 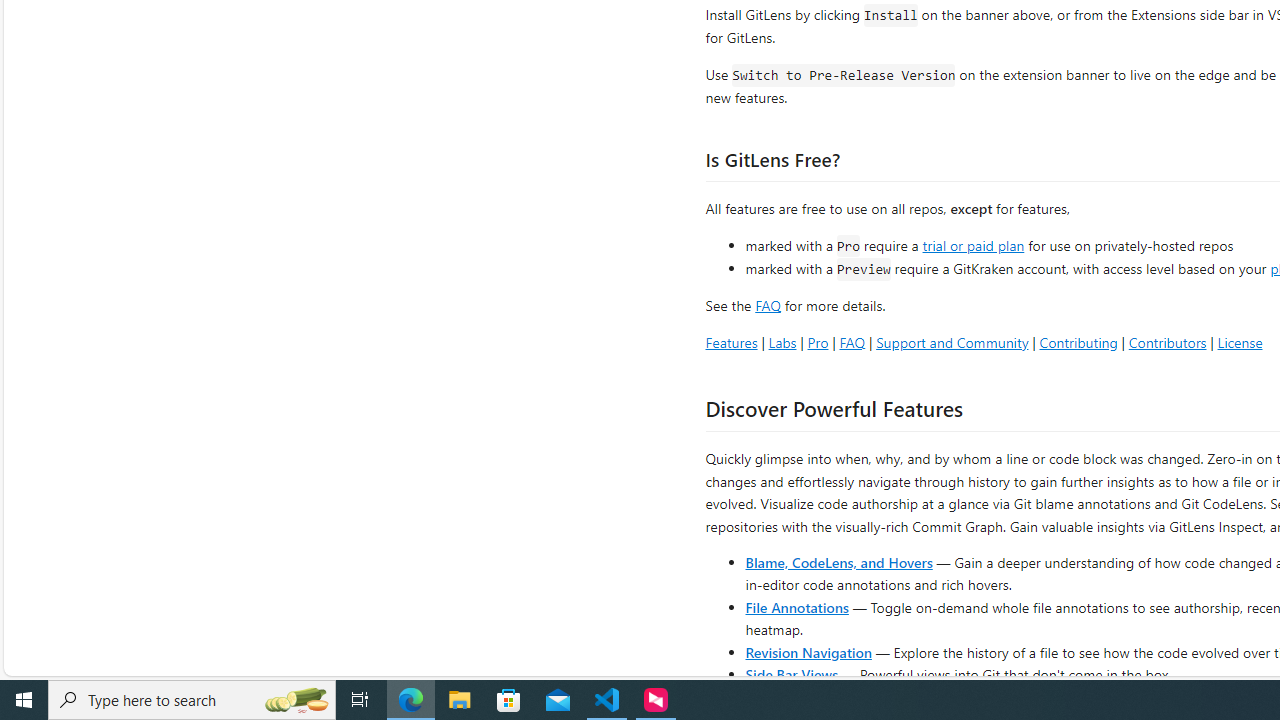 I want to click on 'Pro', so click(x=817, y=341).